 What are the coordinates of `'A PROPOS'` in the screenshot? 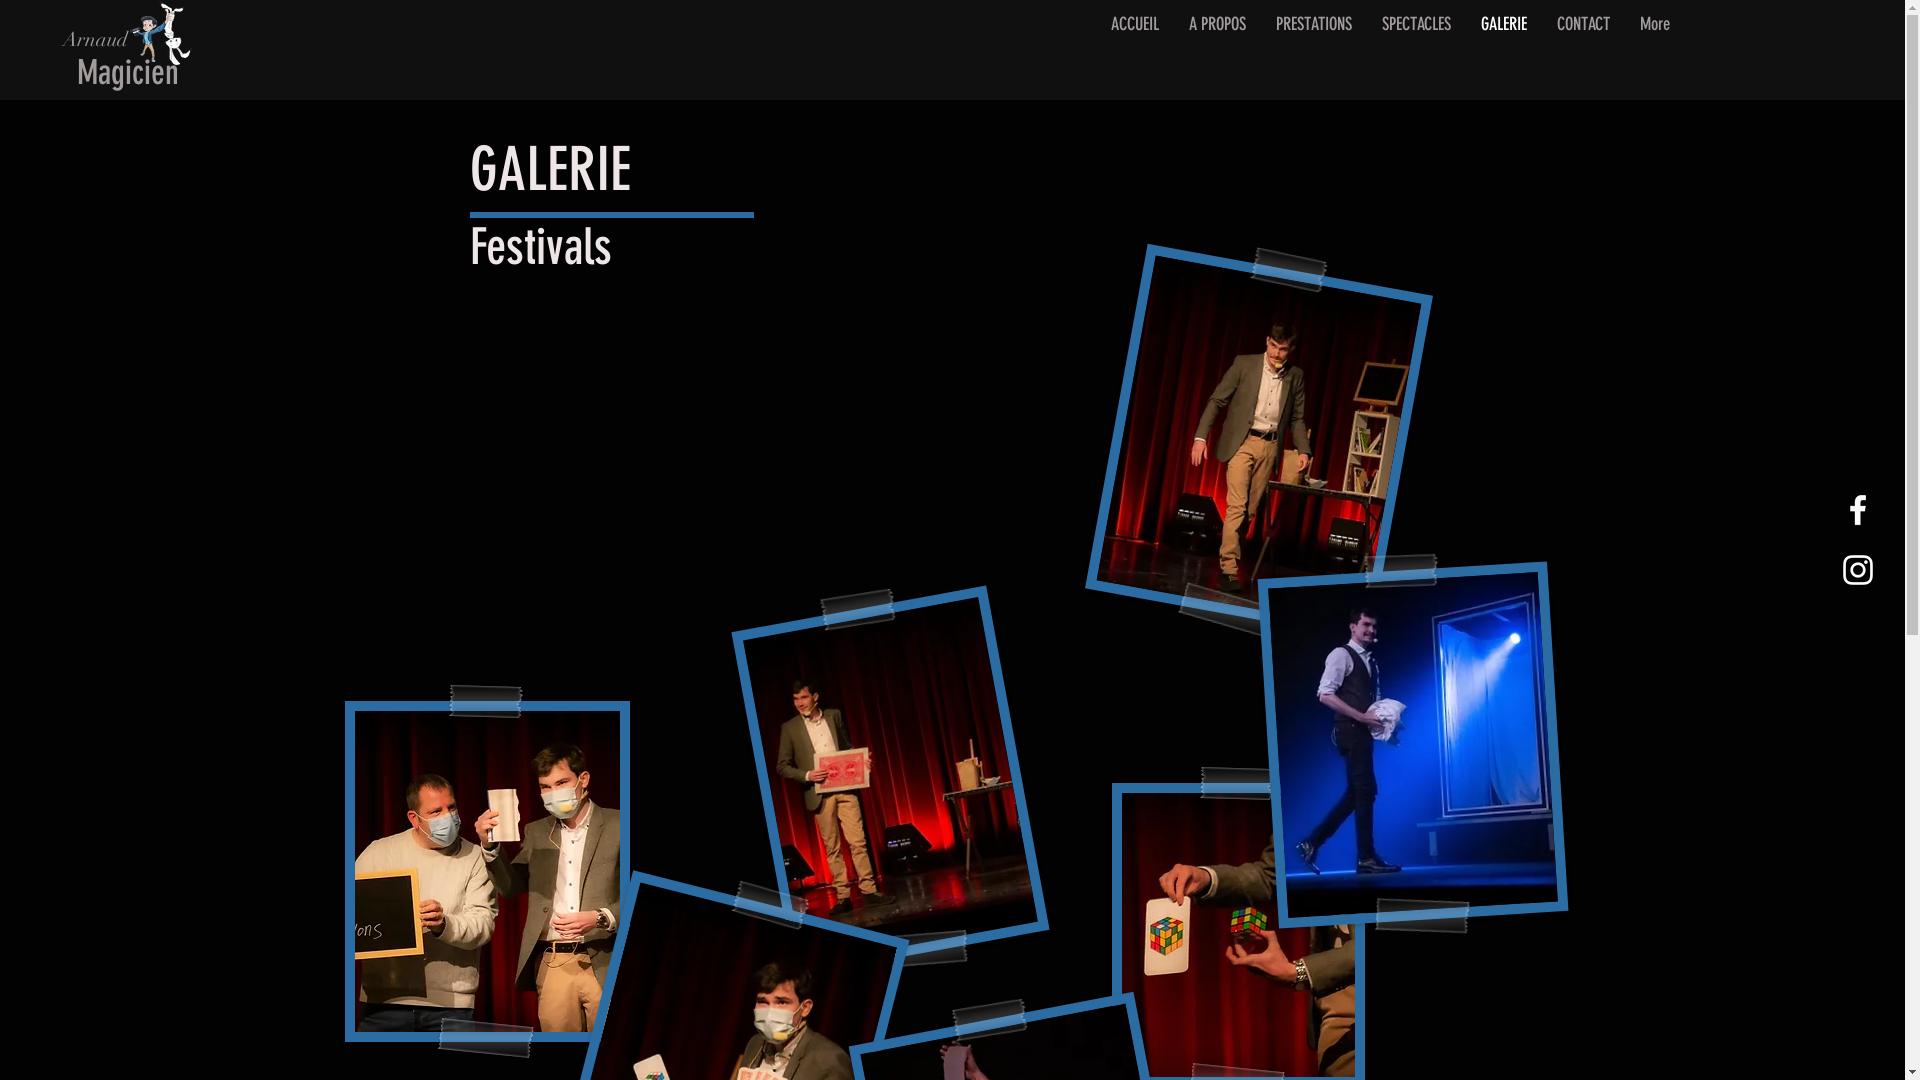 It's located at (1216, 51).